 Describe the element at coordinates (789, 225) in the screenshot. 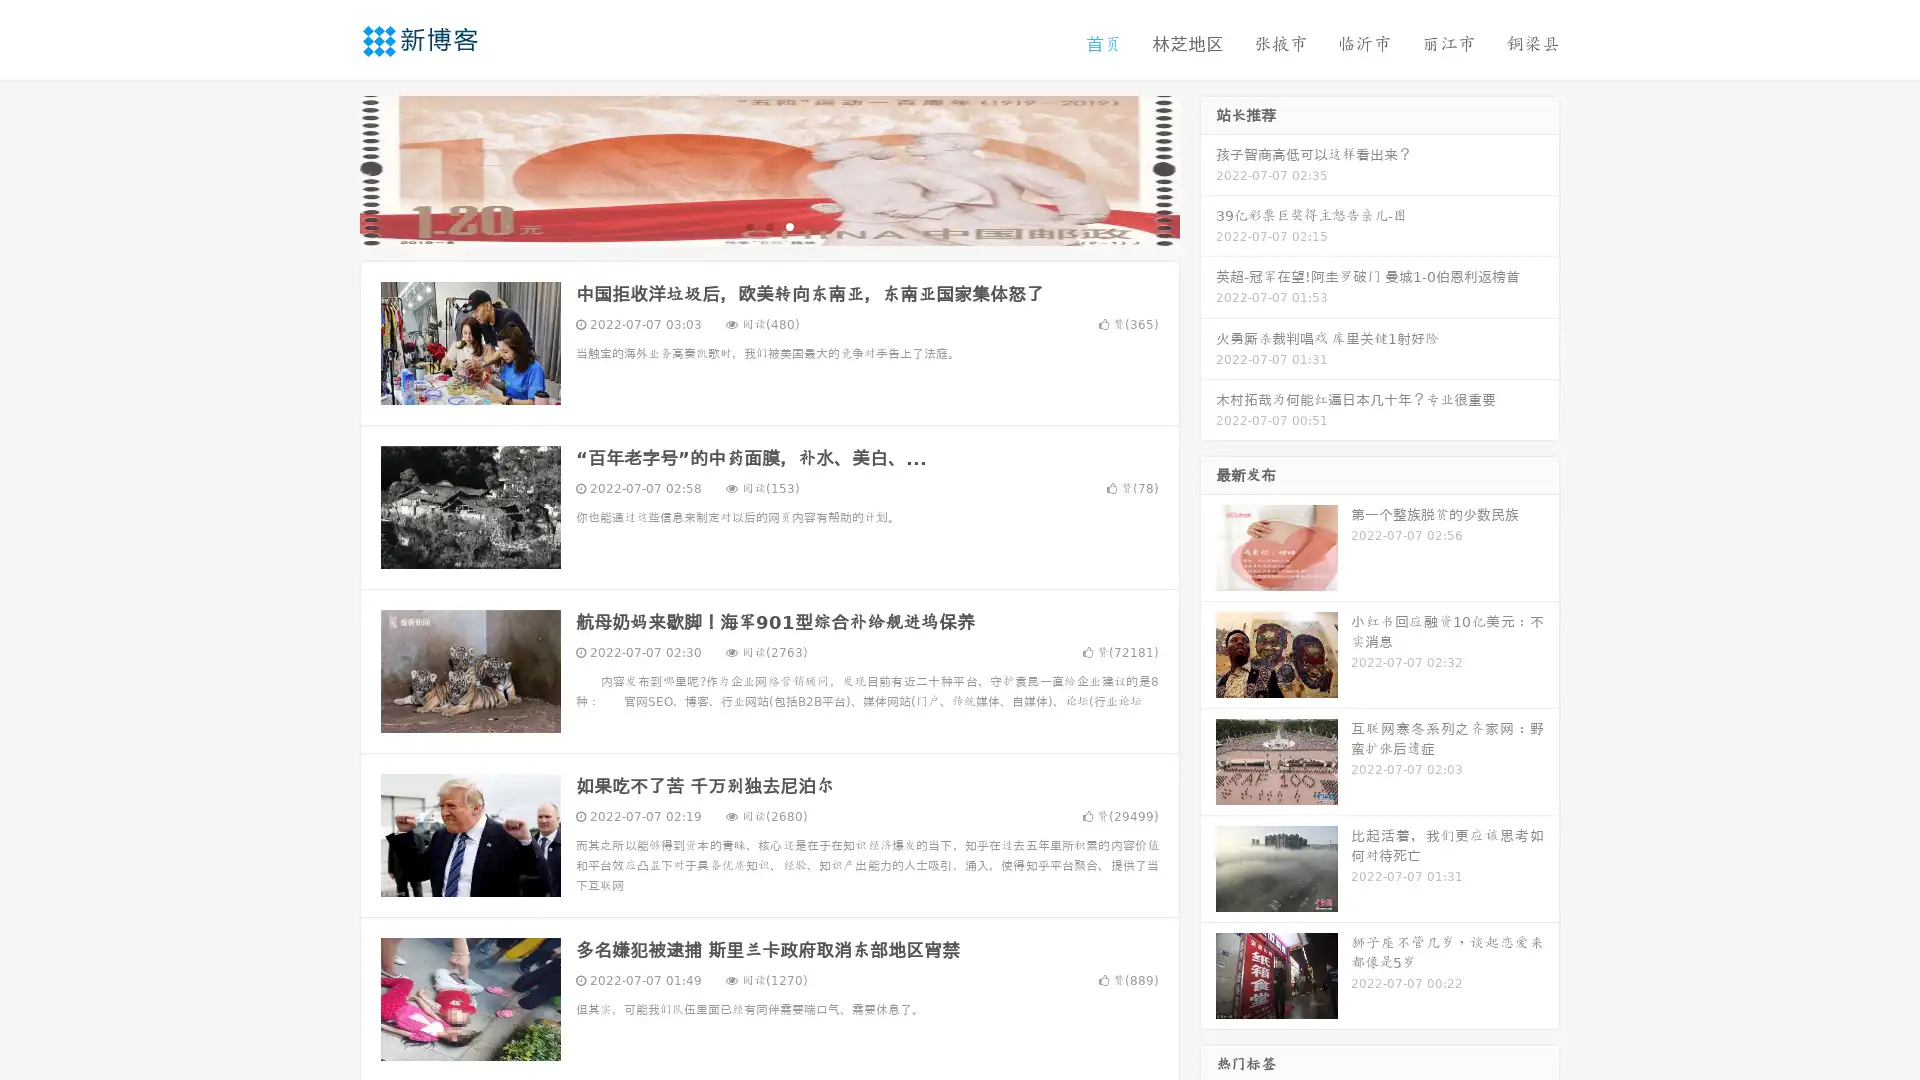

I see `Go to slide 3` at that location.